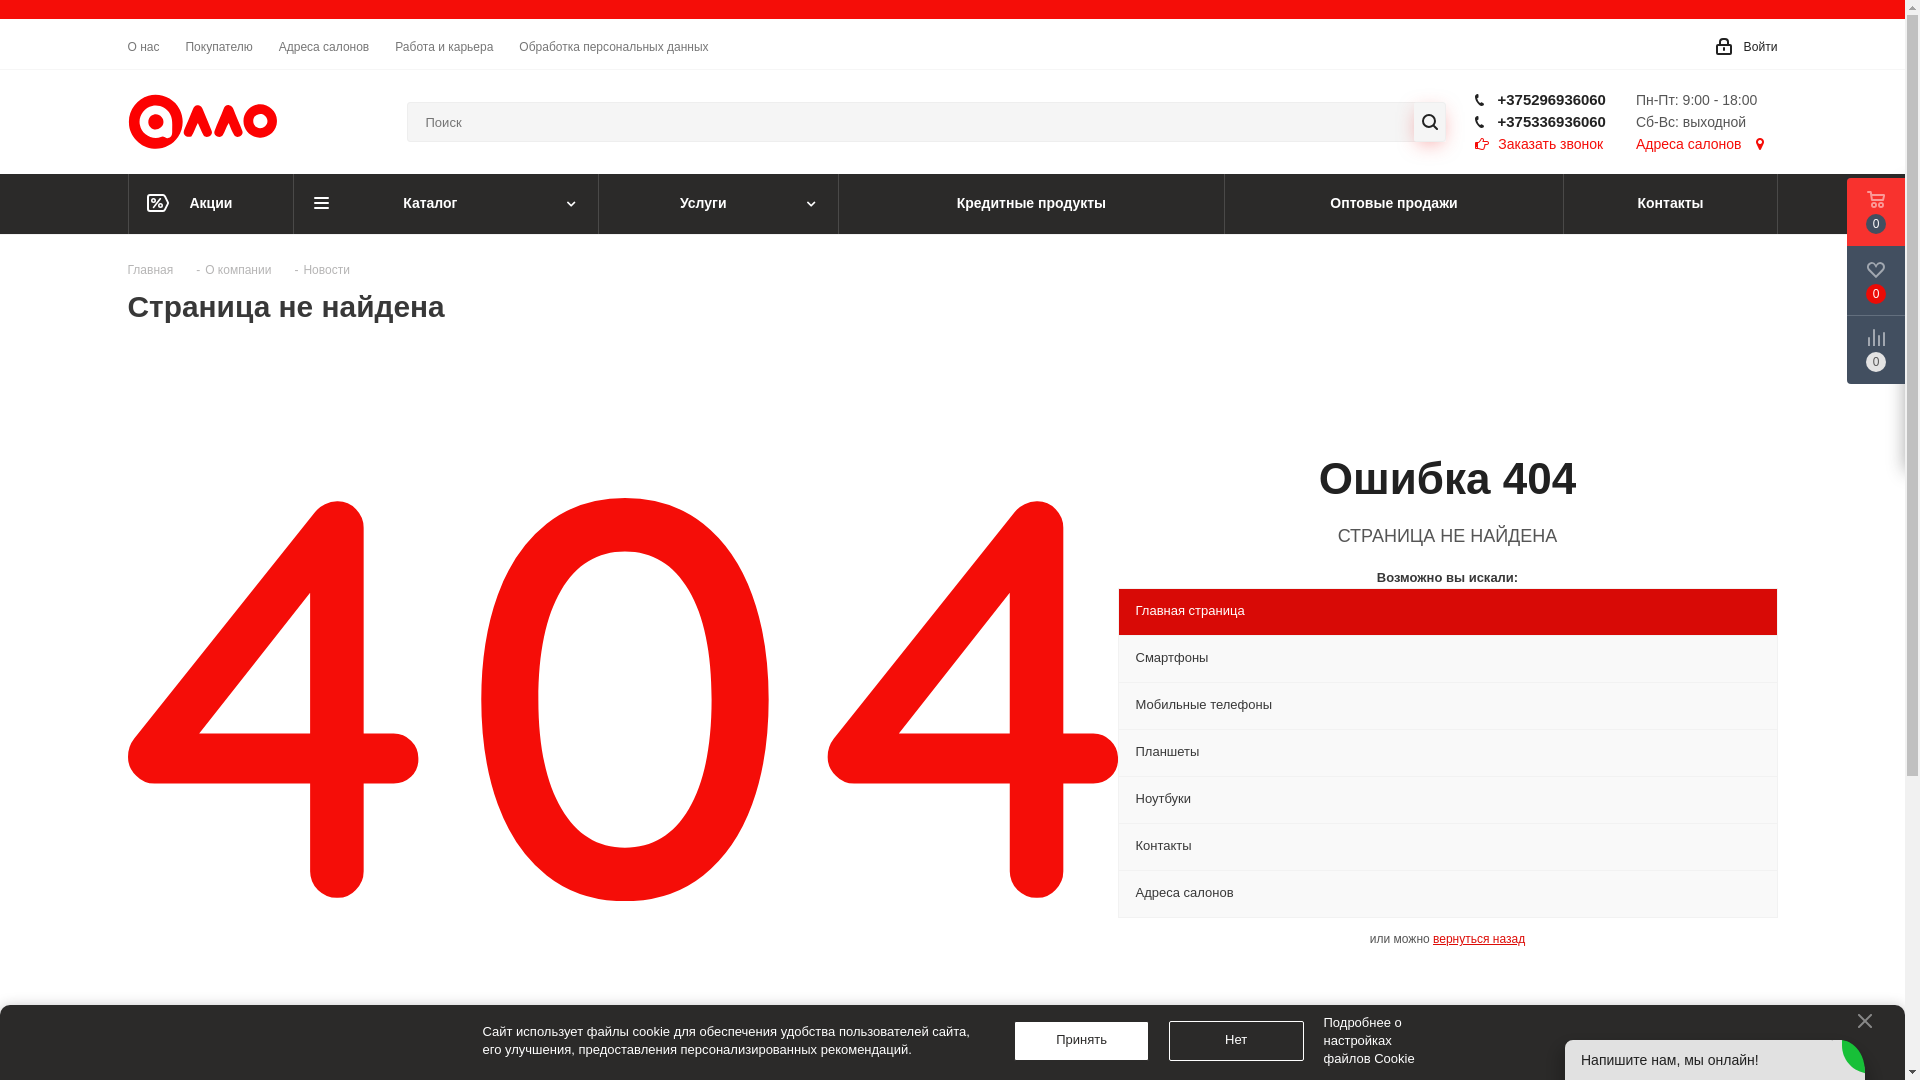 The width and height of the screenshot is (1920, 1080). Describe the element at coordinates (1497, 121) in the screenshot. I see `'+375336936060'` at that location.